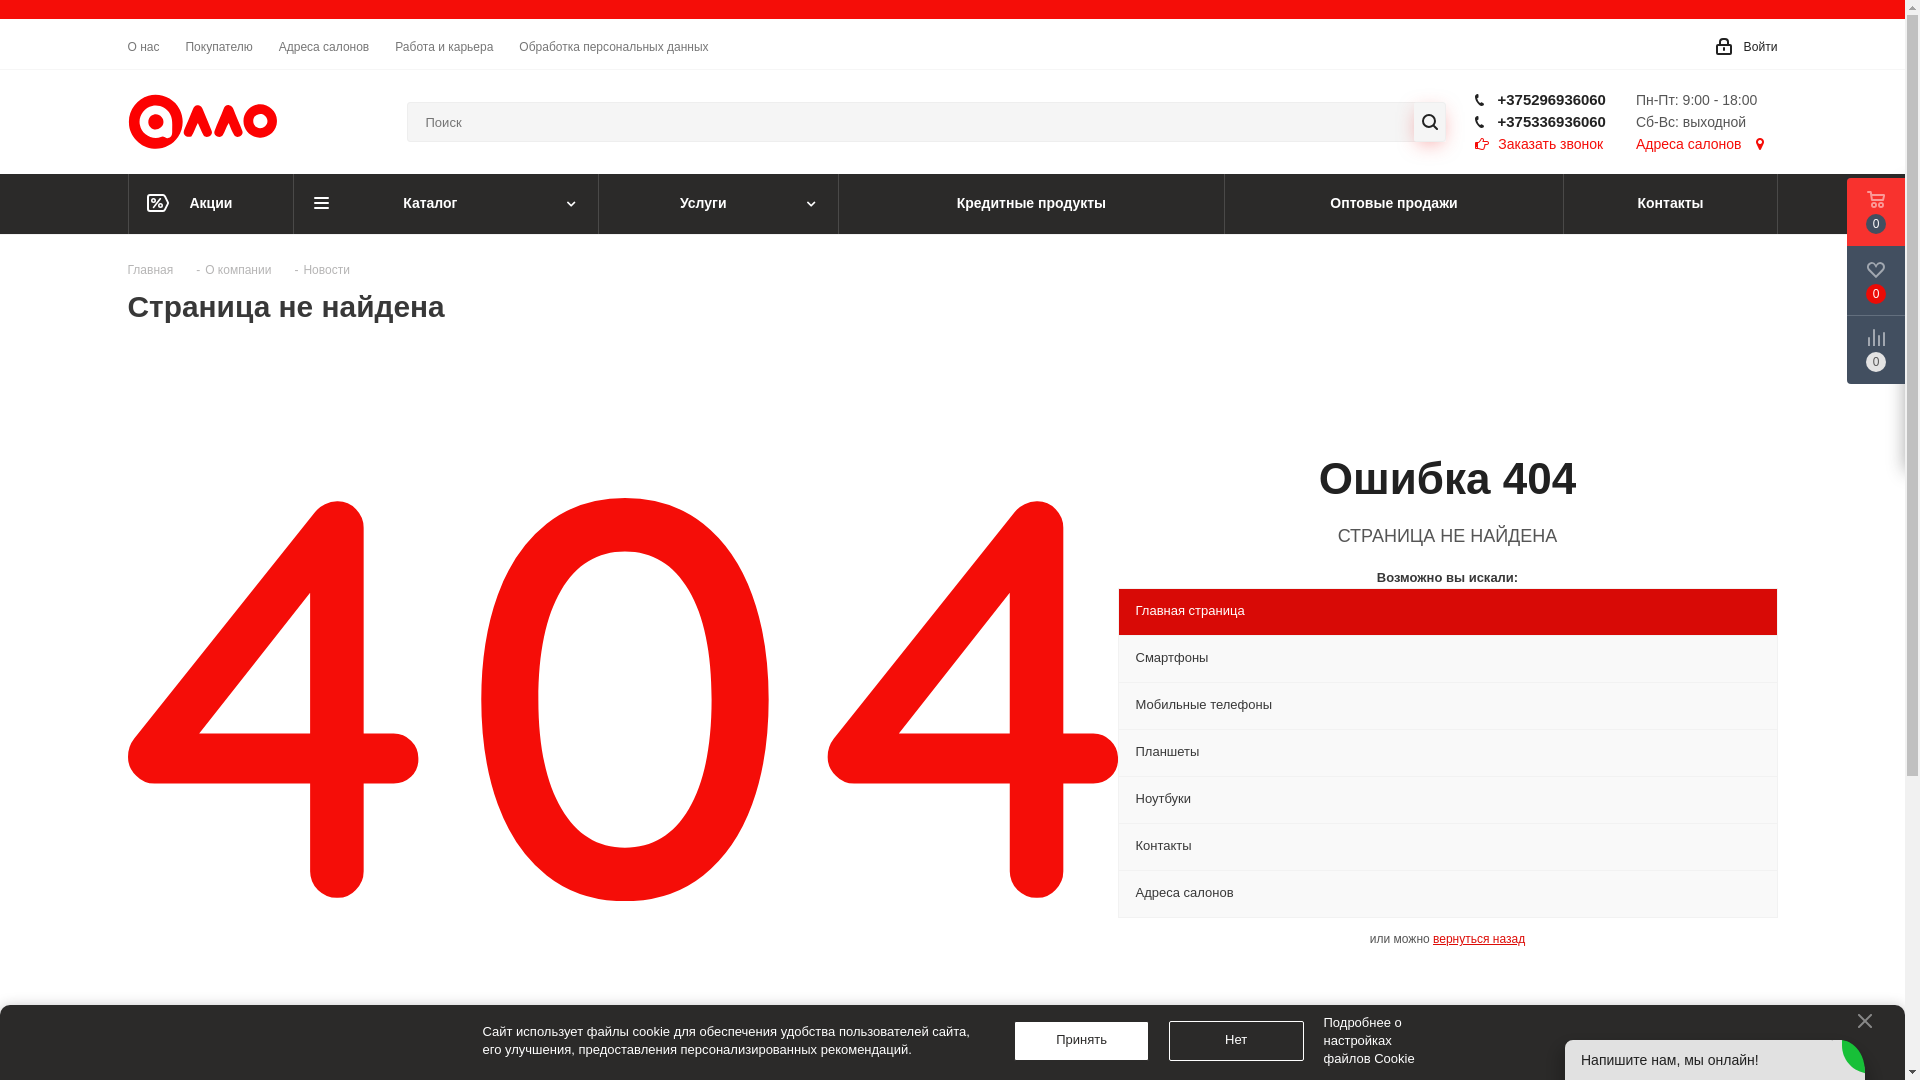 The width and height of the screenshot is (1920, 1080). Describe the element at coordinates (1497, 121) in the screenshot. I see `'+375336936060'` at that location.